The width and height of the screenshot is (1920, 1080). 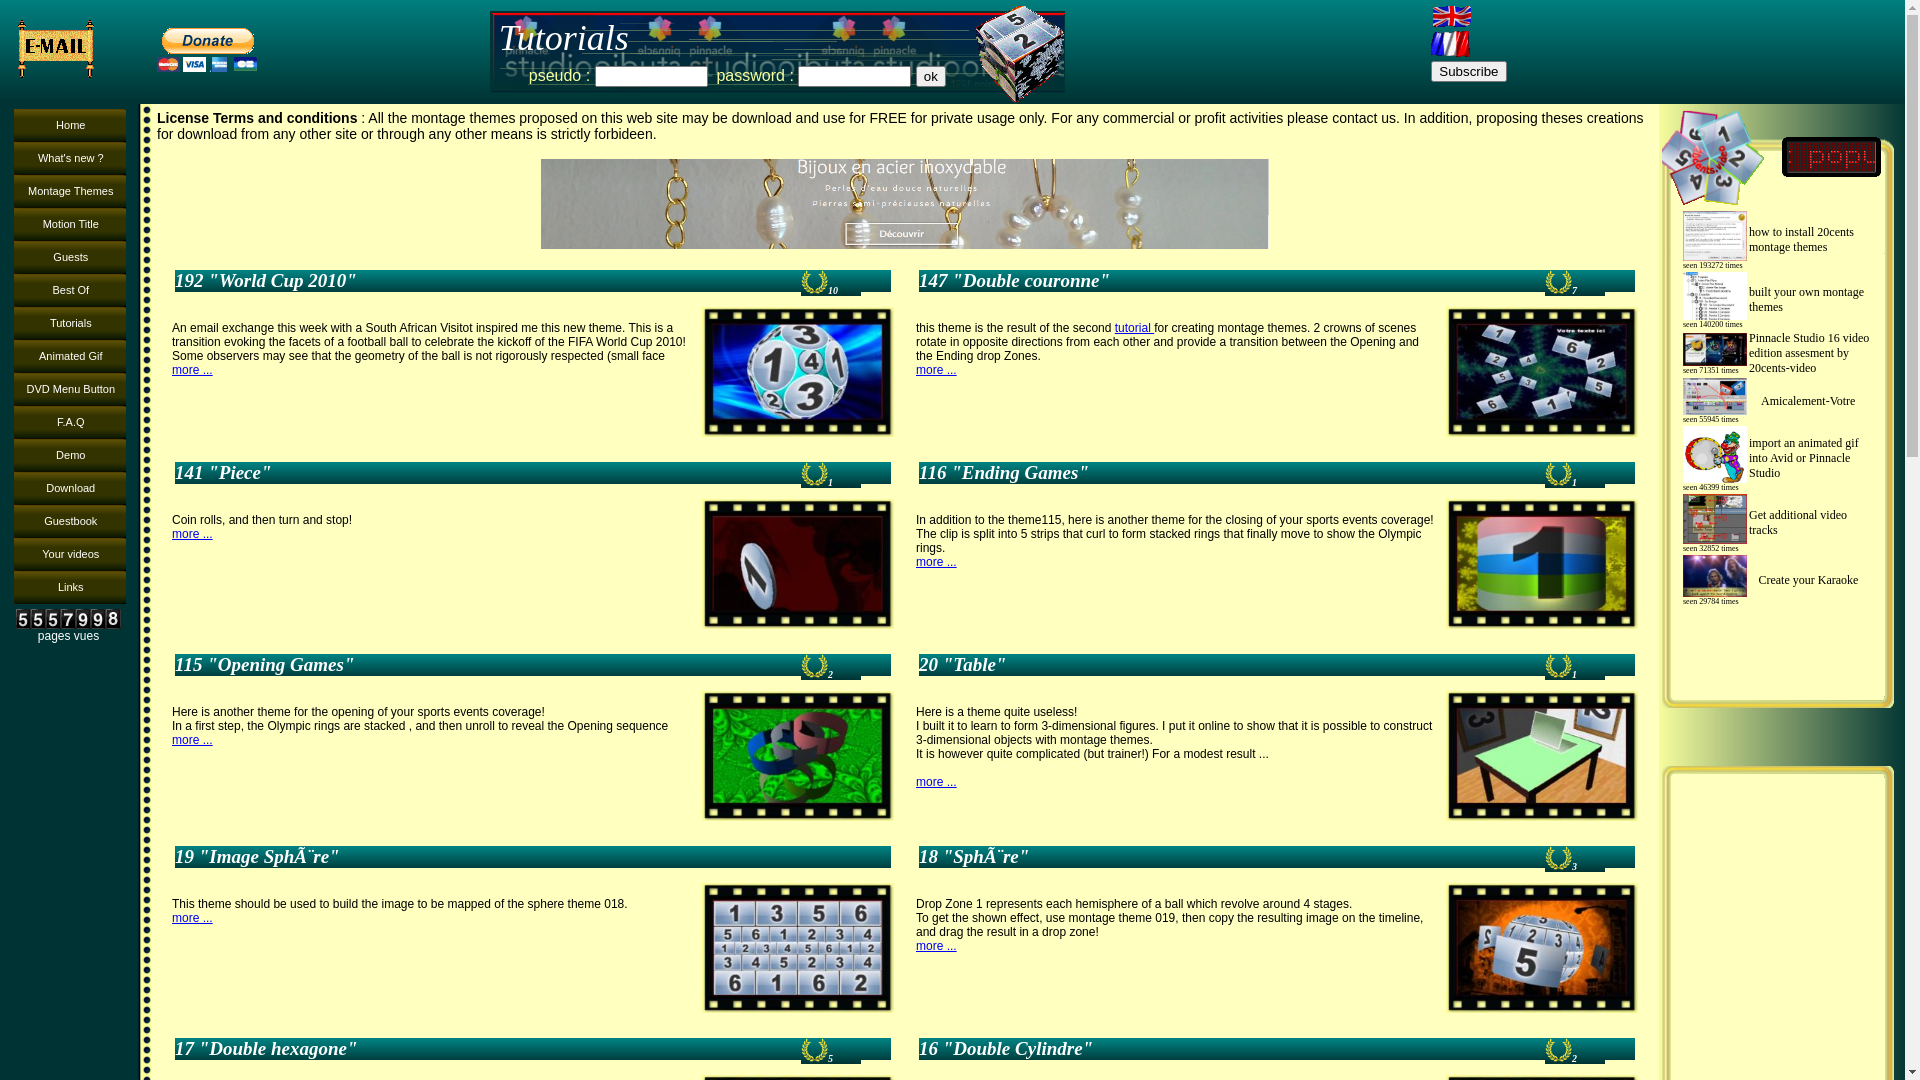 I want to click on 'Home', so click(x=70, y=125).